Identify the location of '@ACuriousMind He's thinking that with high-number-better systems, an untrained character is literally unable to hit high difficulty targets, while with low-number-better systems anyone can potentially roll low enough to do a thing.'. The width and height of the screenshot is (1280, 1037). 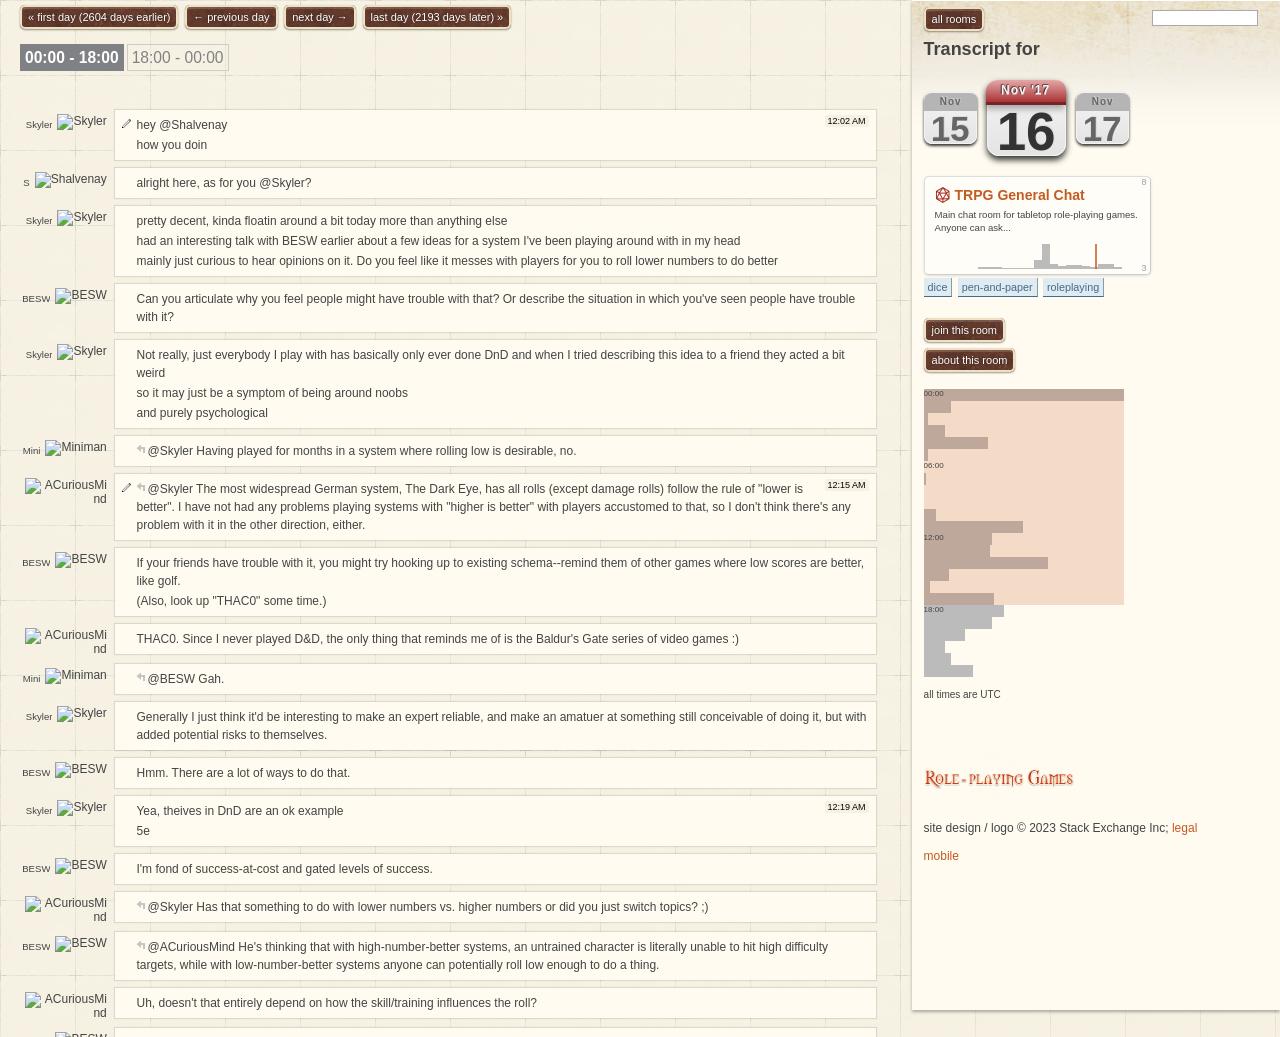
(134, 956).